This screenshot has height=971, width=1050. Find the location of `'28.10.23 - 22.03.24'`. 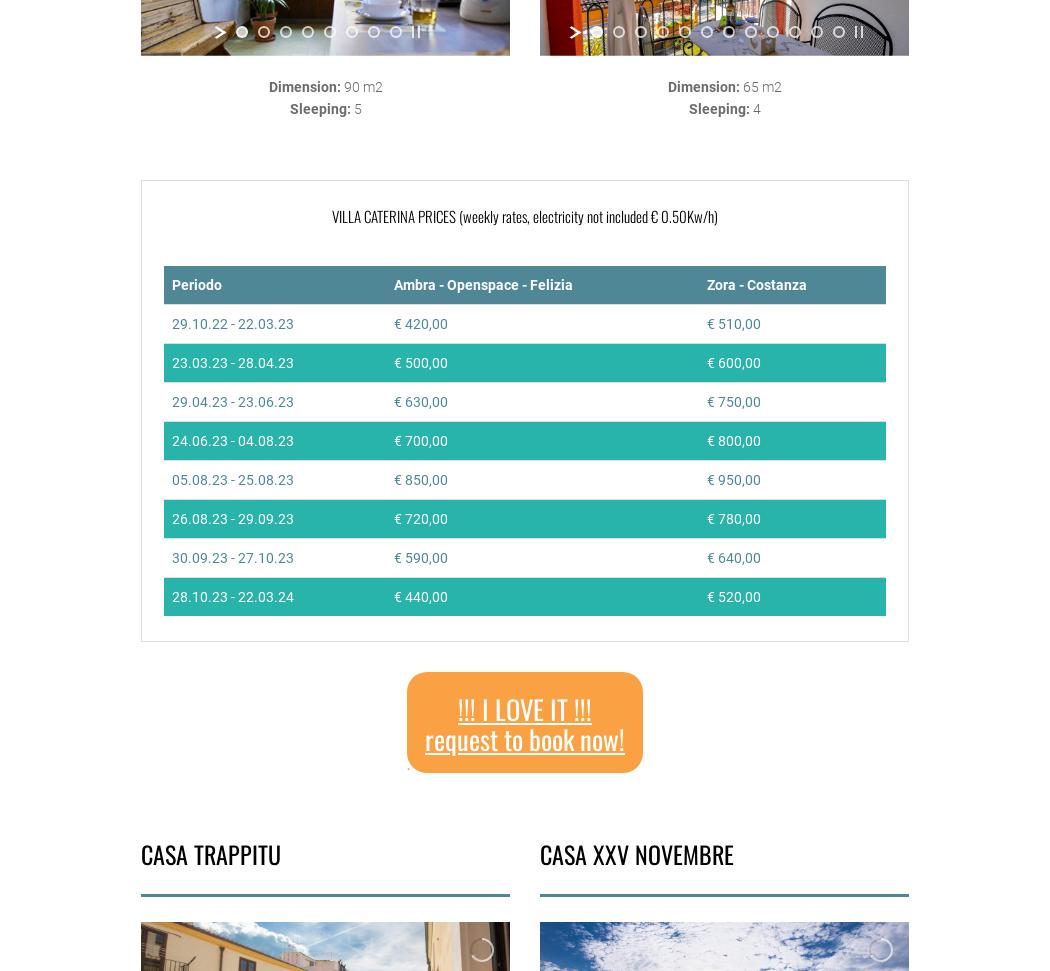

'28.10.23 - 22.03.24' is located at coordinates (232, 594).